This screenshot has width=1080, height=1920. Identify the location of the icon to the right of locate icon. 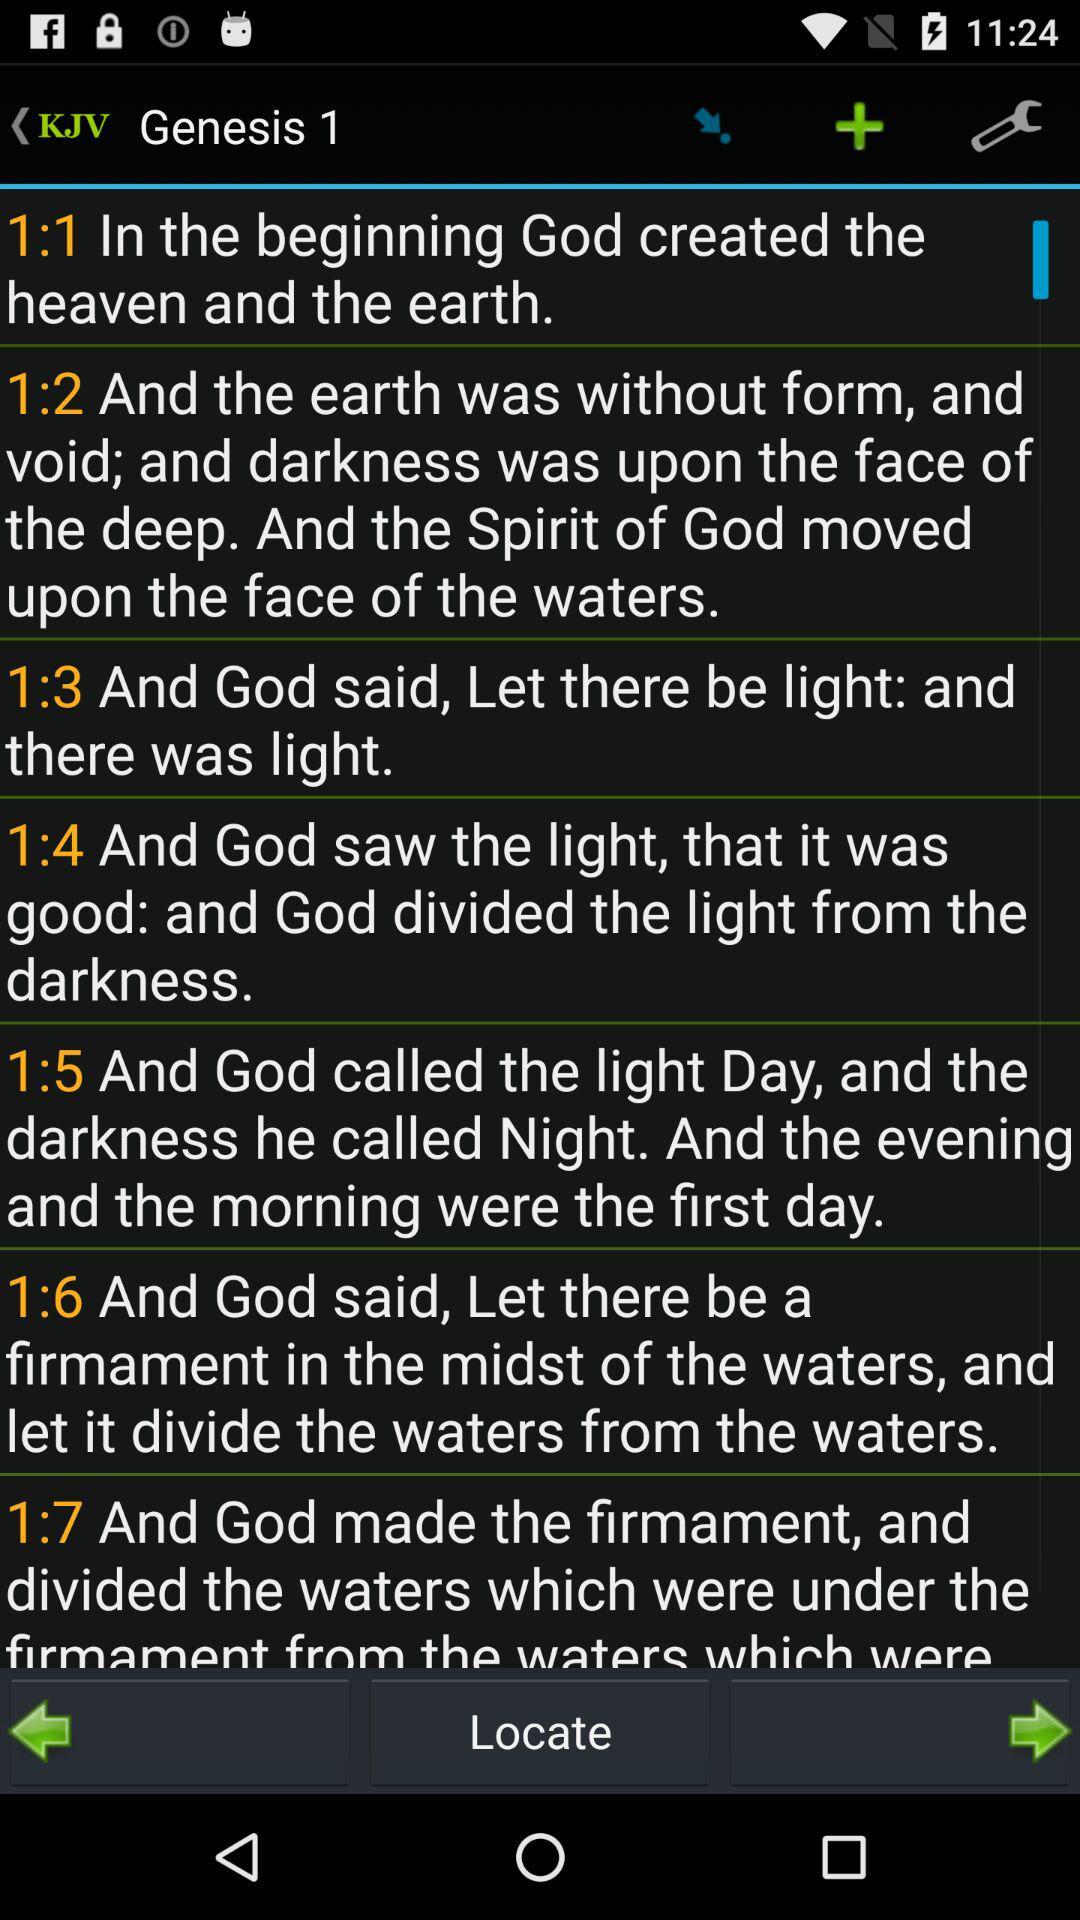
(898, 1730).